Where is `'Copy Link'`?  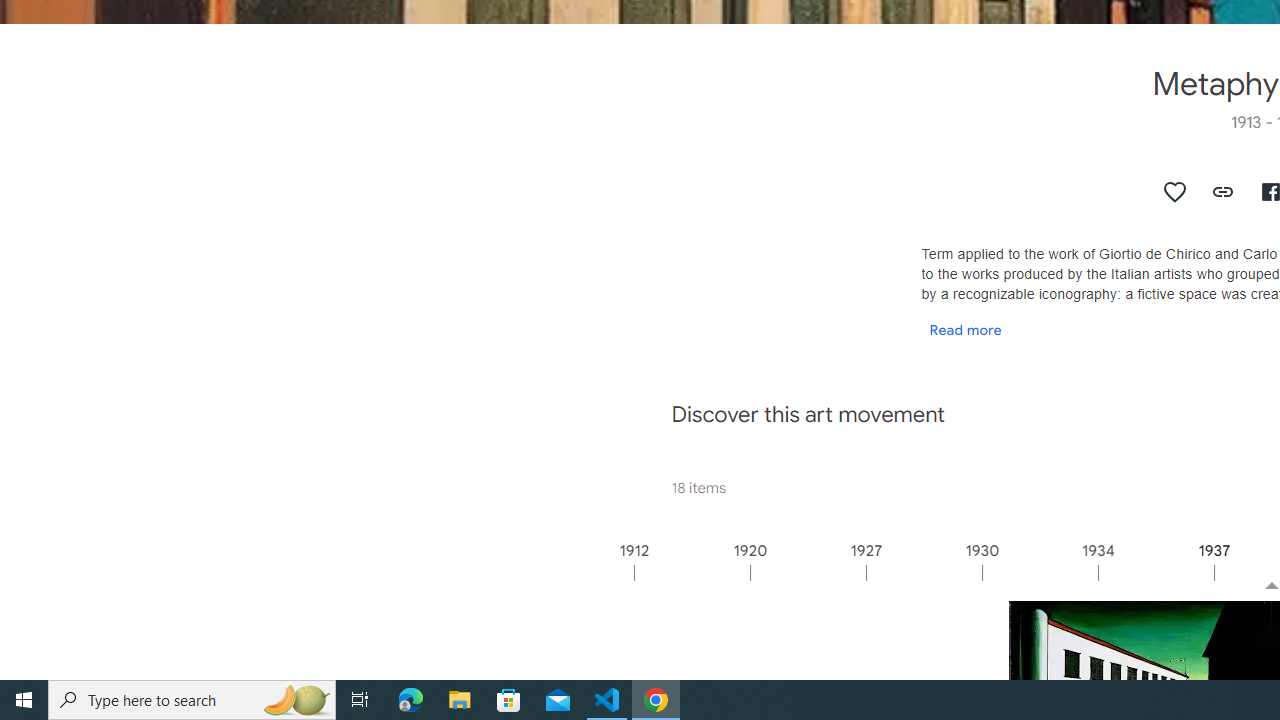
'Copy Link' is located at coordinates (1222, 191).